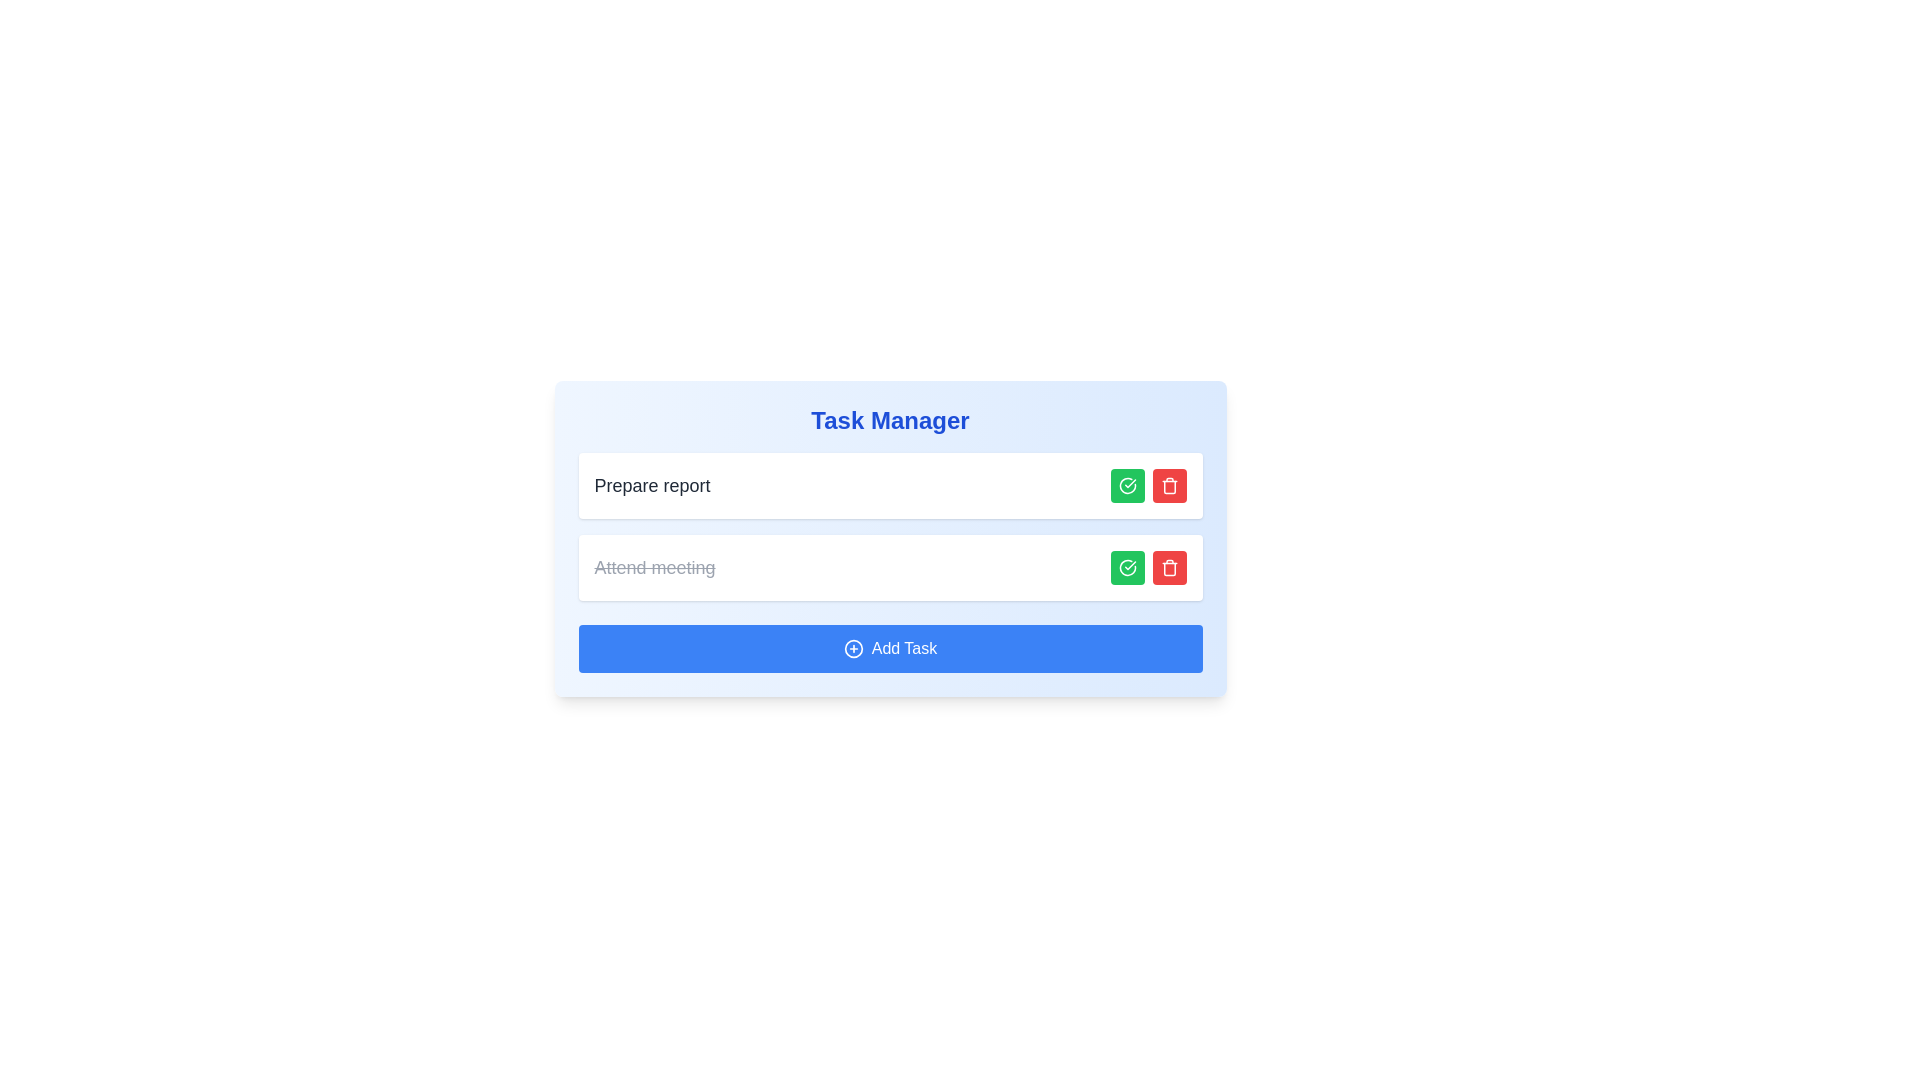 The width and height of the screenshot is (1920, 1080). I want to click on the static text label reading 'Prepare report' located in the header of the task card, so click(652, 486).